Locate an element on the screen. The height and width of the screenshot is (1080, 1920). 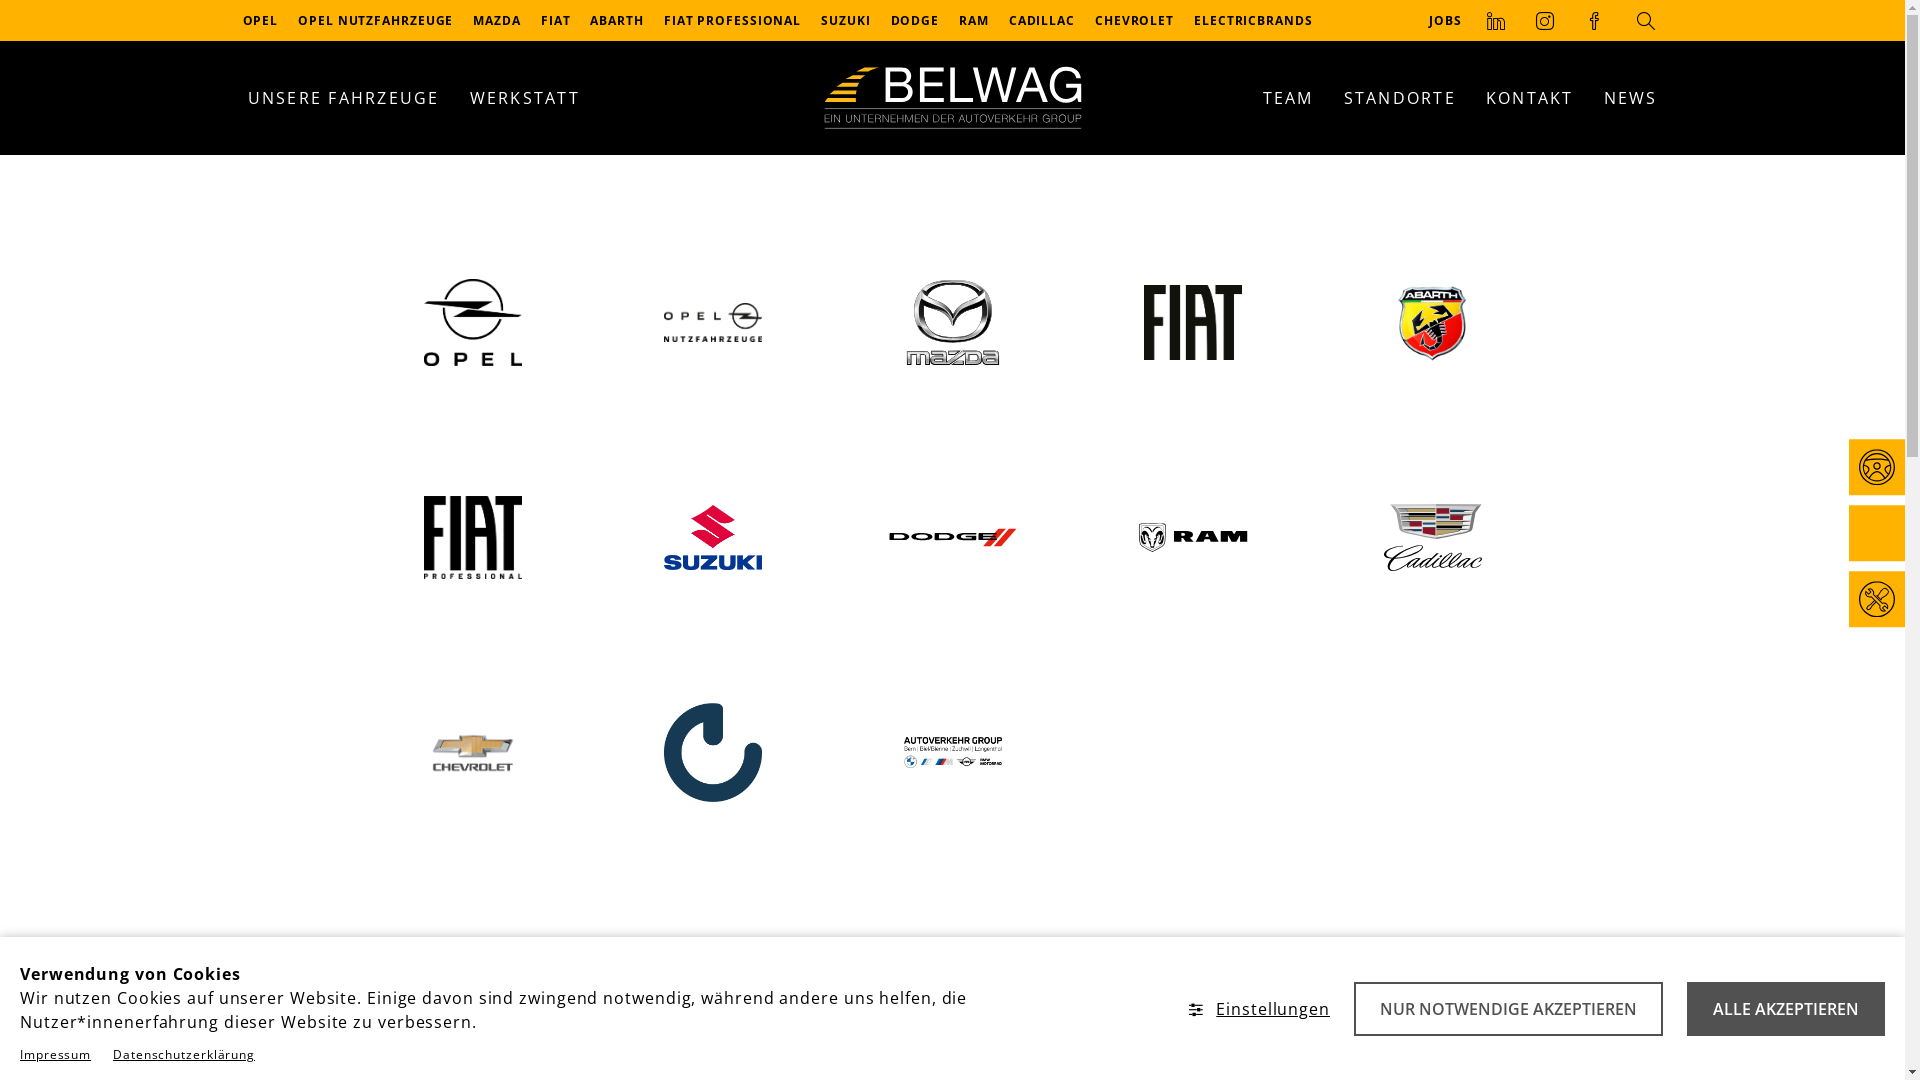
'Facebook' is located at coordinates (1593, 19).